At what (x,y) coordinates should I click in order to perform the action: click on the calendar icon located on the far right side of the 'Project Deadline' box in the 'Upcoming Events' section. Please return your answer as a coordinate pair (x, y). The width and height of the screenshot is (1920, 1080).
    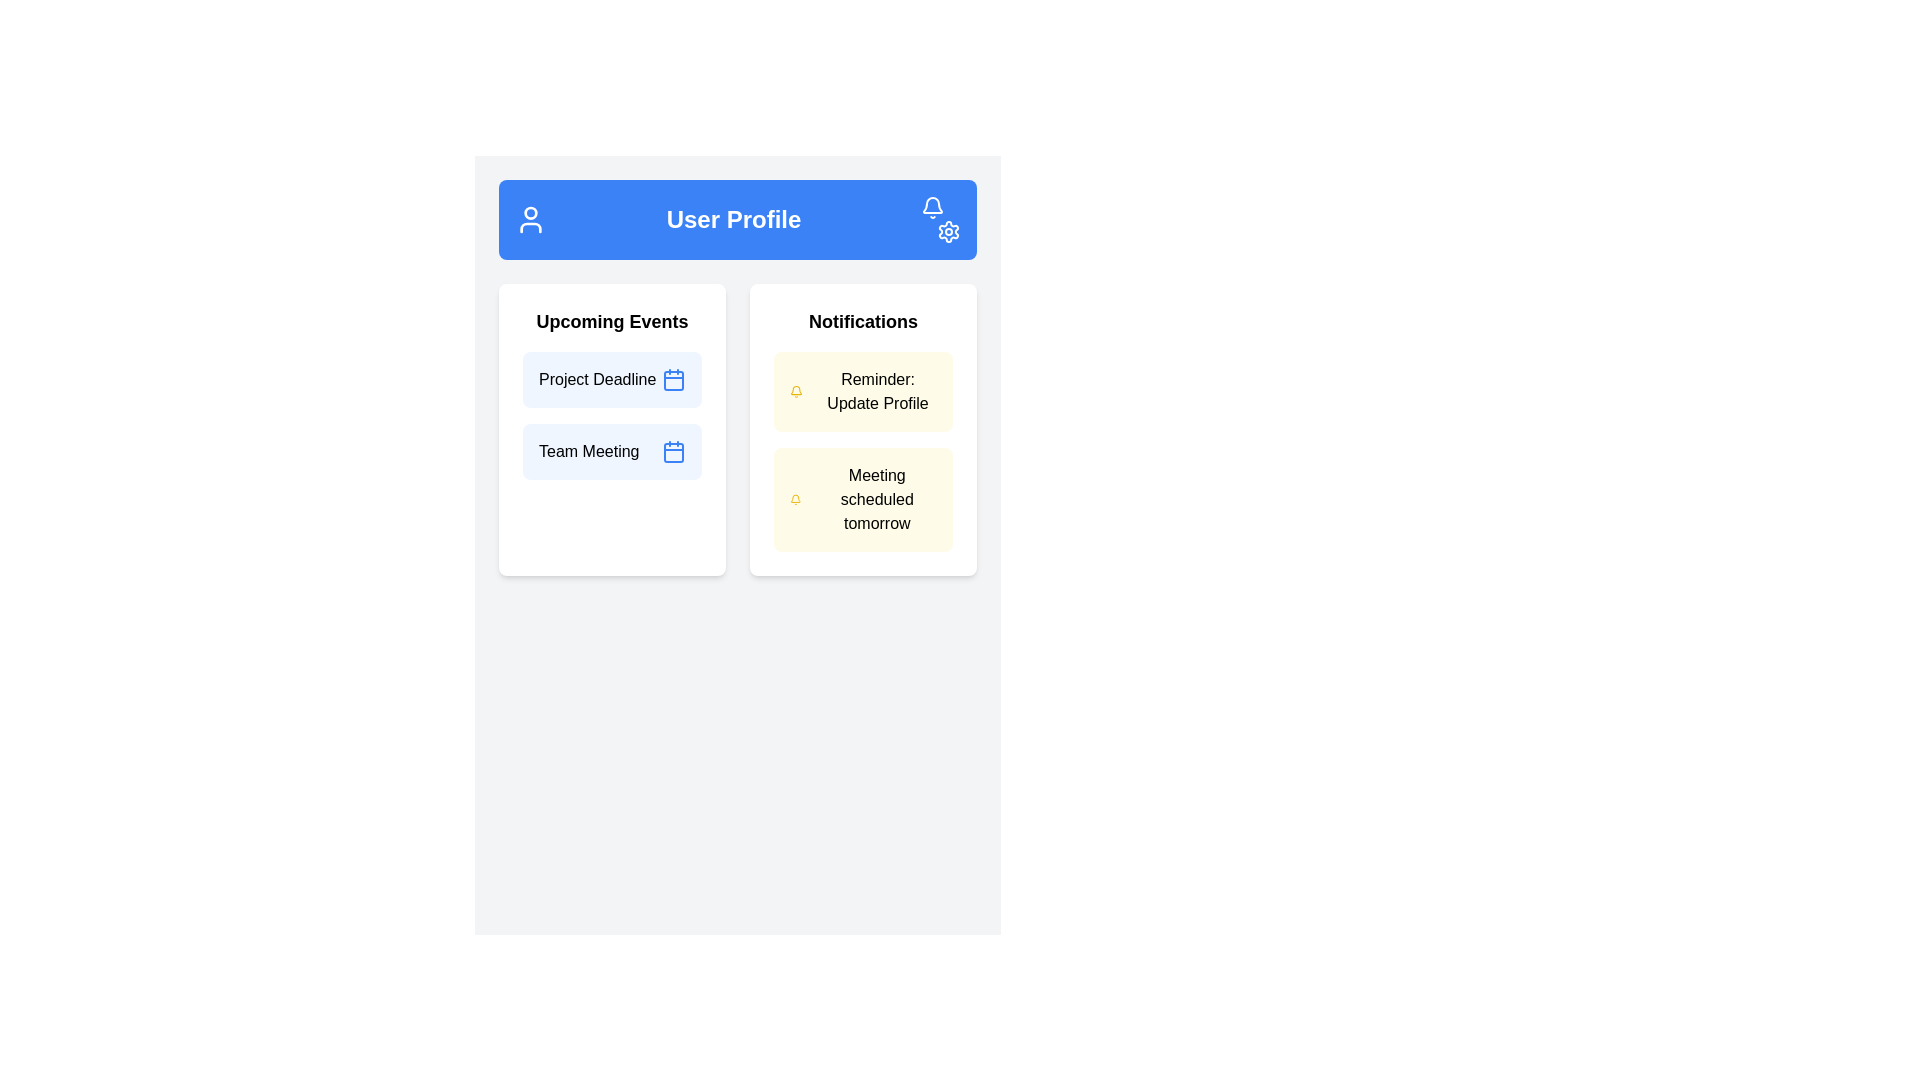
    Looking at the image, I should click on (673, 380).